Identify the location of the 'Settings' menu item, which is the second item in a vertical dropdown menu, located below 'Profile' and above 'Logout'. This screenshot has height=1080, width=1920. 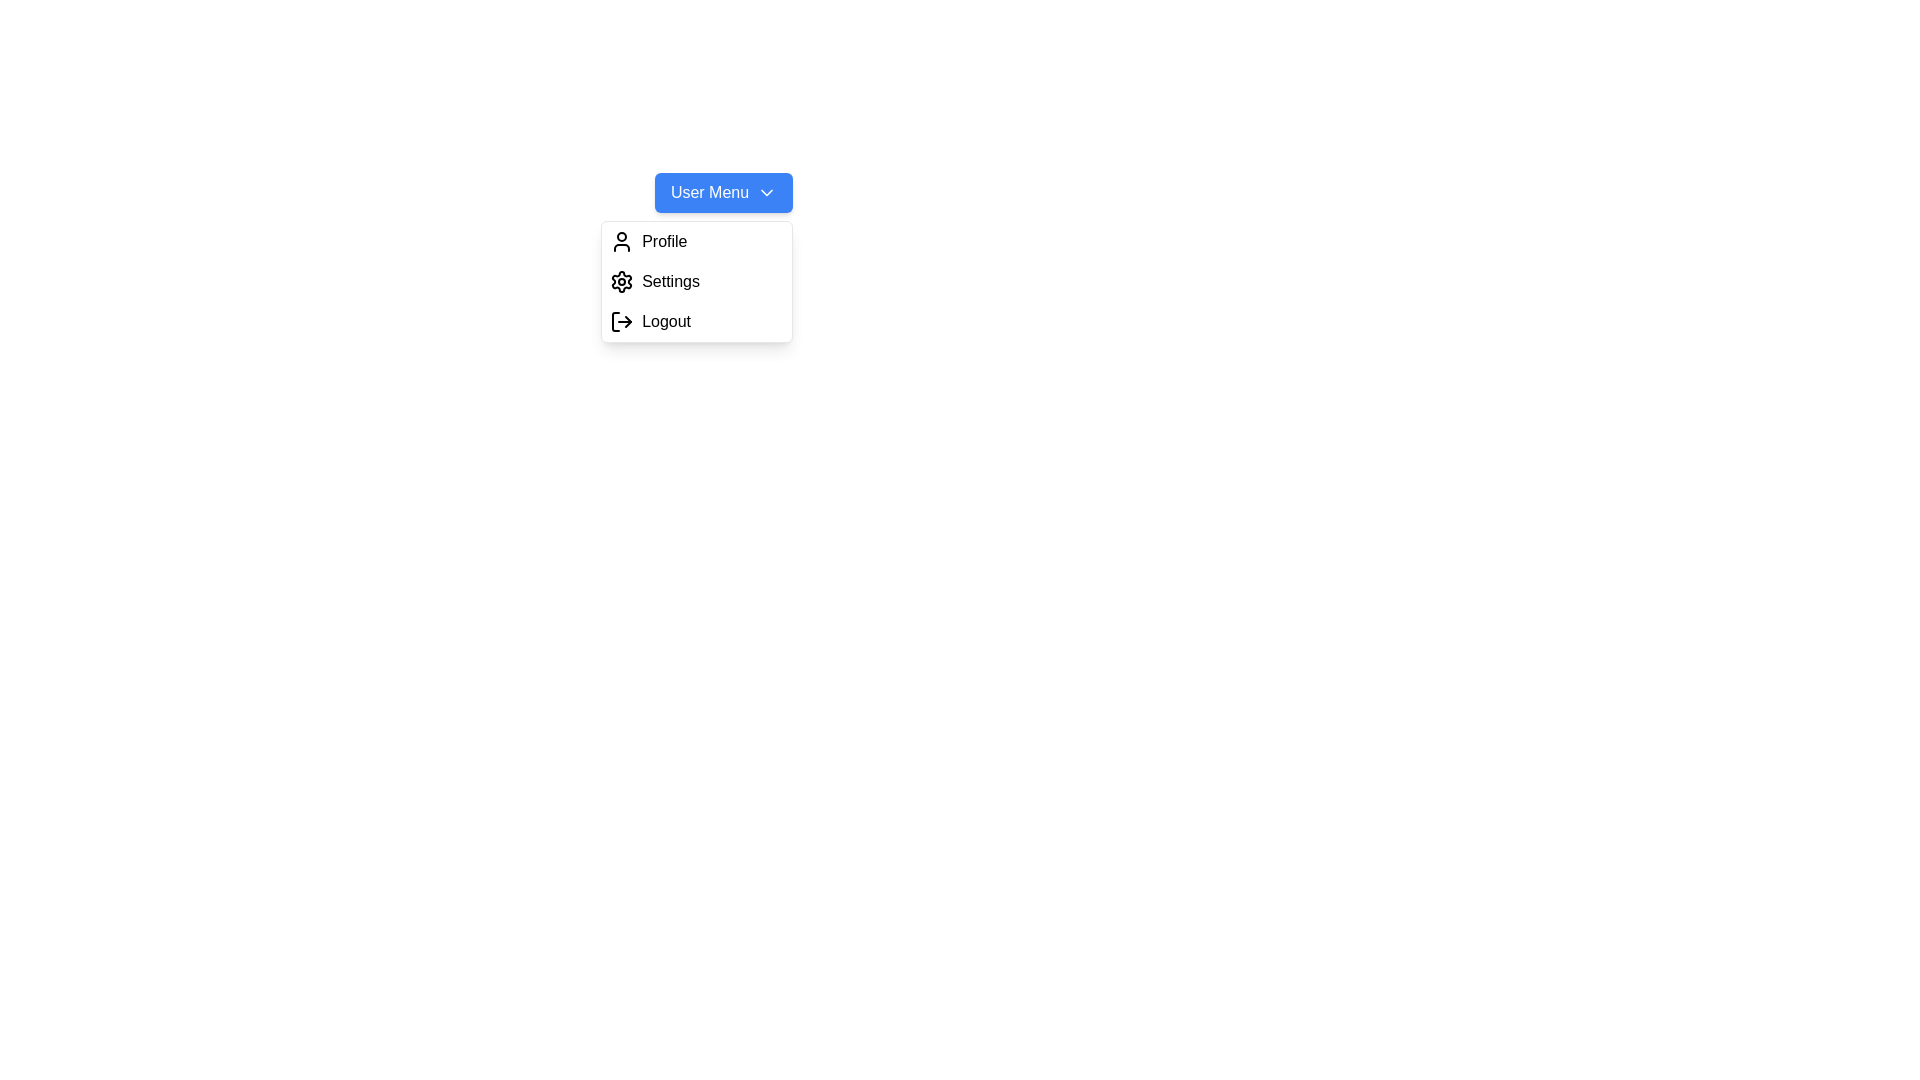
(697, 281).